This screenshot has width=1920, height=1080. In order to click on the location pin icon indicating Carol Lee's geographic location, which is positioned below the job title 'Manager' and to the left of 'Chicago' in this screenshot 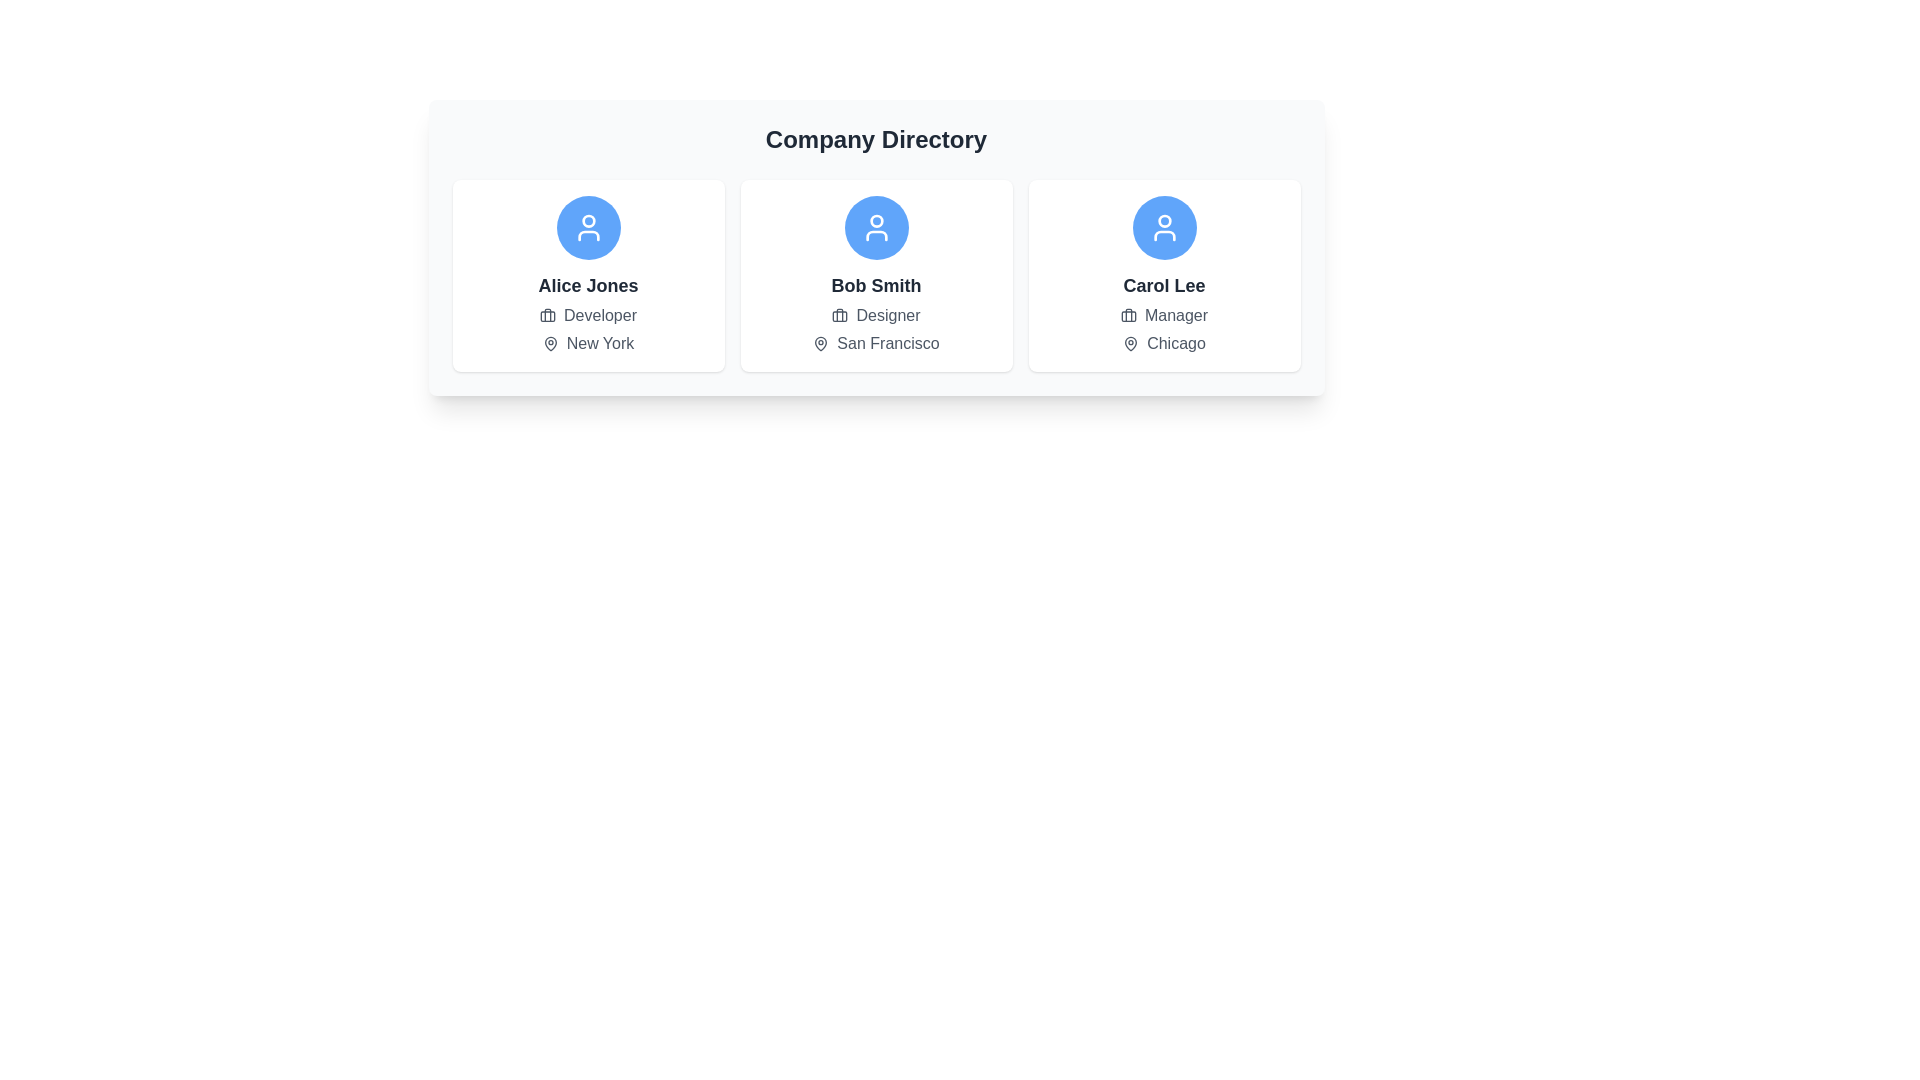, I will do `click(1131, 342)`.